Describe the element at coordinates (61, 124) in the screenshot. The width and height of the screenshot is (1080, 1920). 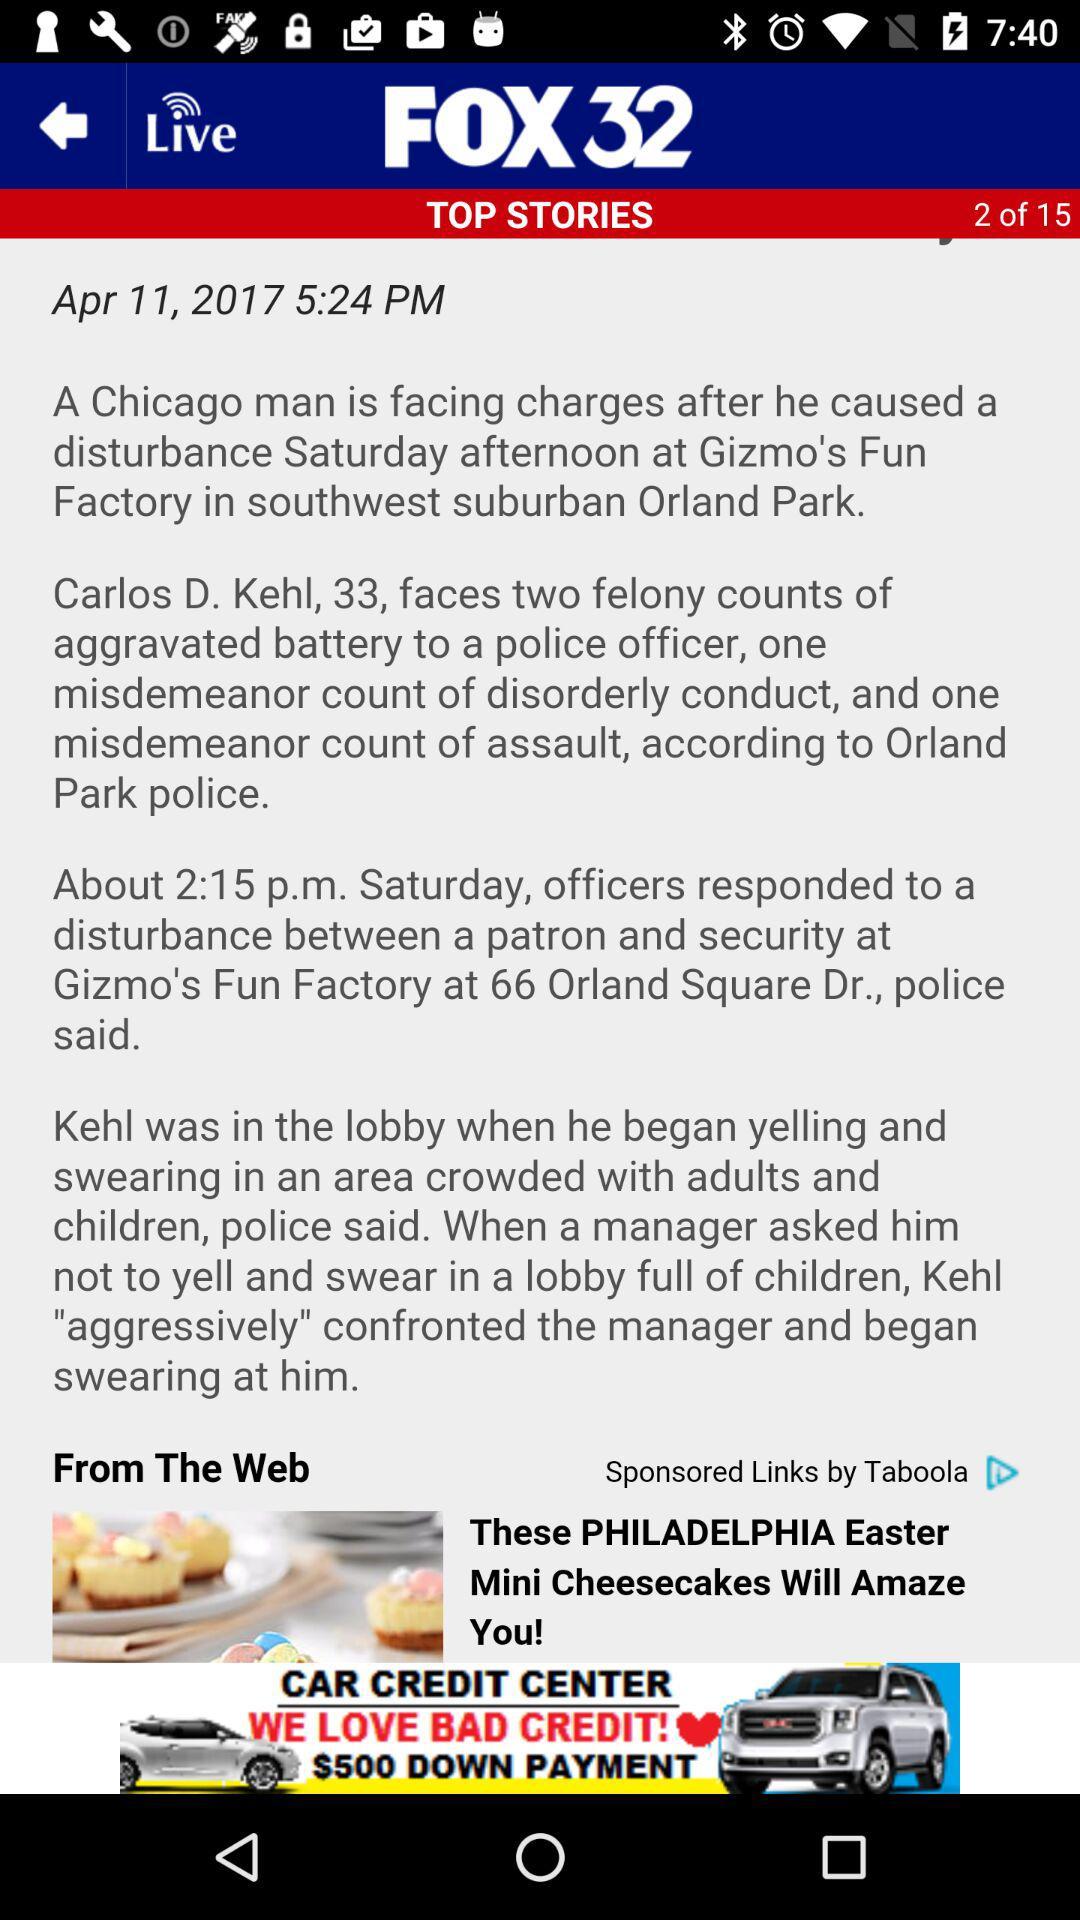
I see `the previous screen` at that location.